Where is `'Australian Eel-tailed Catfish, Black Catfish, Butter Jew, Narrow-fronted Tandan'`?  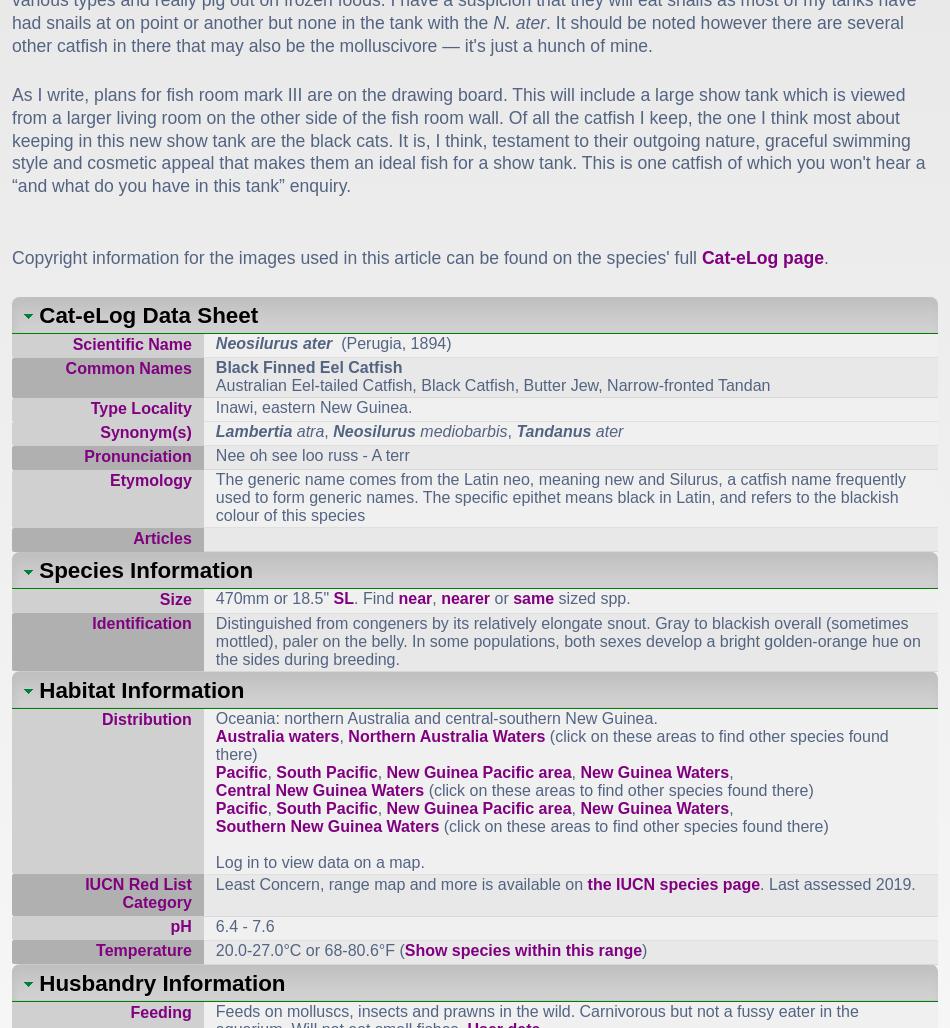 'Australian Eel-tailed Catfish, Black Catfish, Butter Jew, Narrow-fronted Tandan' is located at coordinates (492, 384).